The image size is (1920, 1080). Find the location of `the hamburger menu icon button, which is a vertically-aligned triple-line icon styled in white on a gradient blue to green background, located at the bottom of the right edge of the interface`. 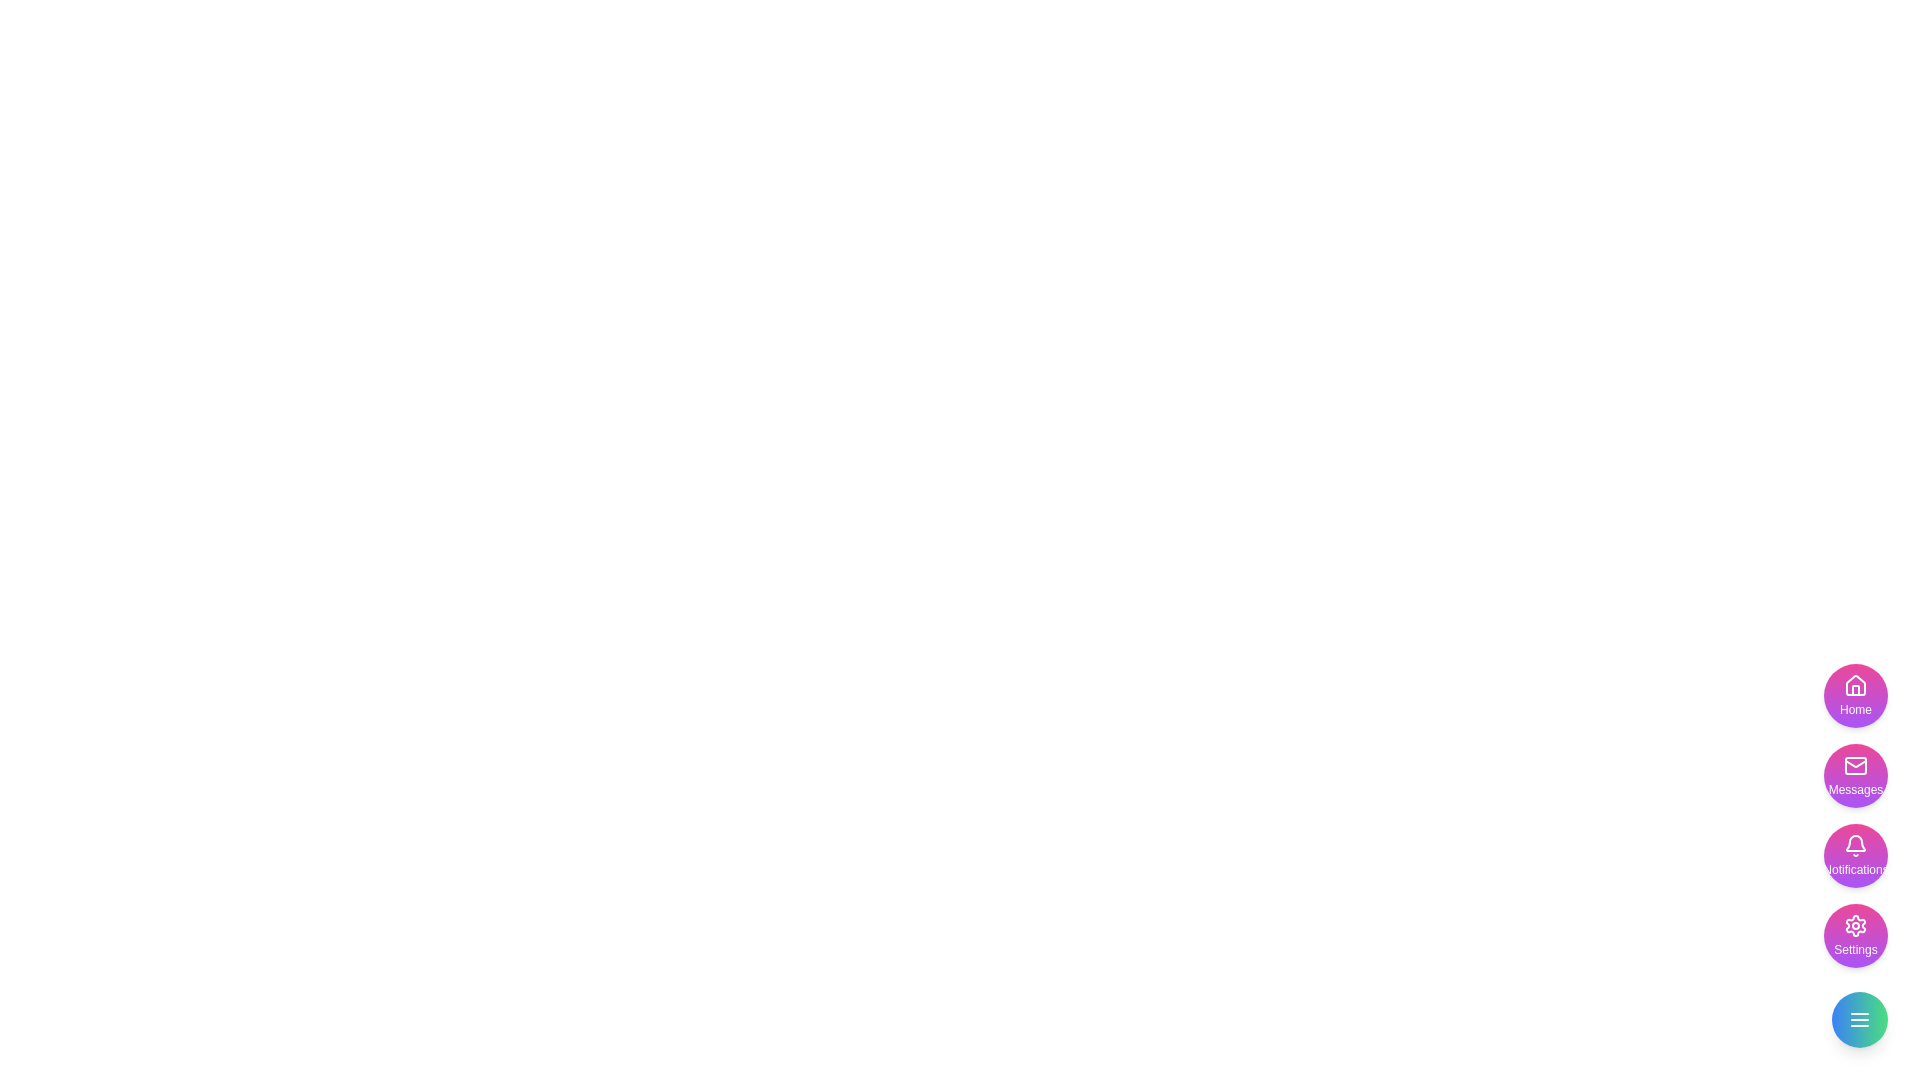

the hamburger menu icon button, which is a vertically-aligned triple-line icon styled in white on a gradient blue to green background, located at the bottom of the right edge of the interface is located at coordinates (1859, 1019).